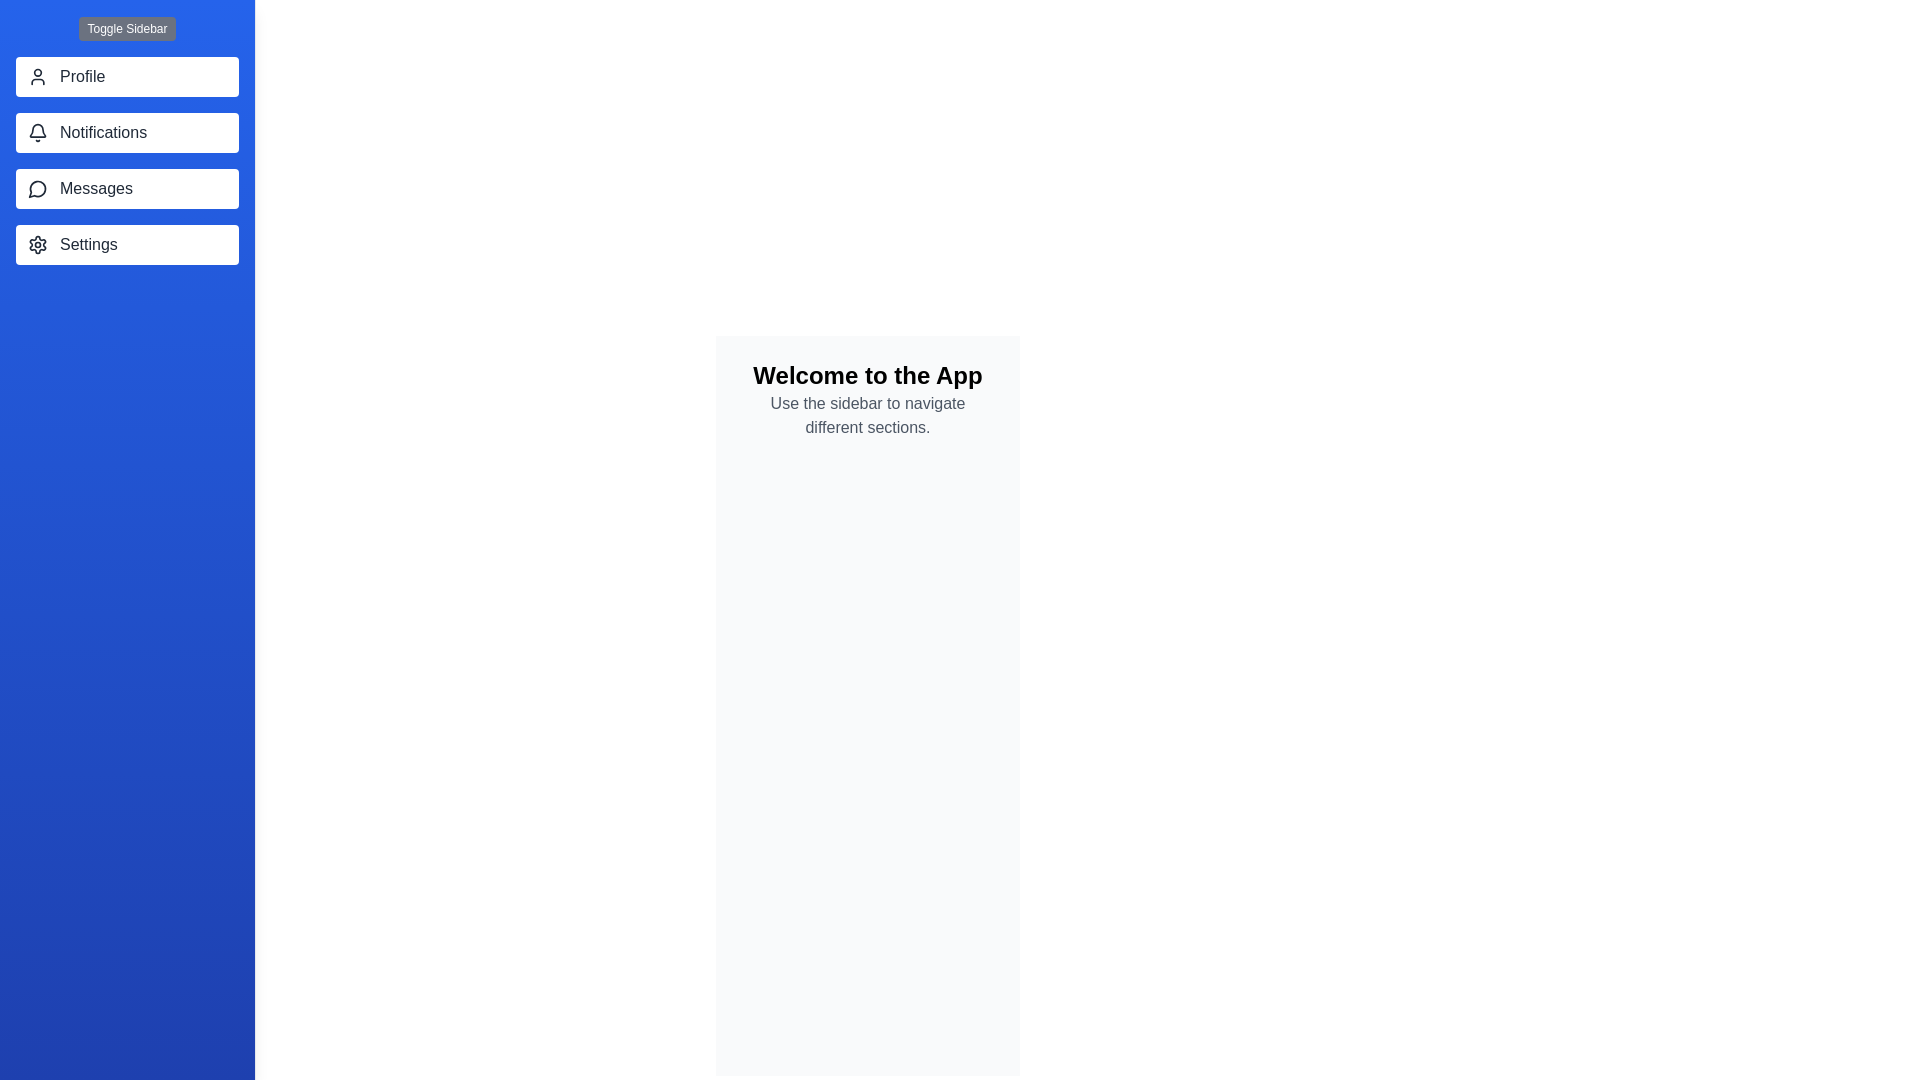 The image size is (1920, 1080). I want to click on the menu item labeled Settings in the sidebar, so click(126, 244).